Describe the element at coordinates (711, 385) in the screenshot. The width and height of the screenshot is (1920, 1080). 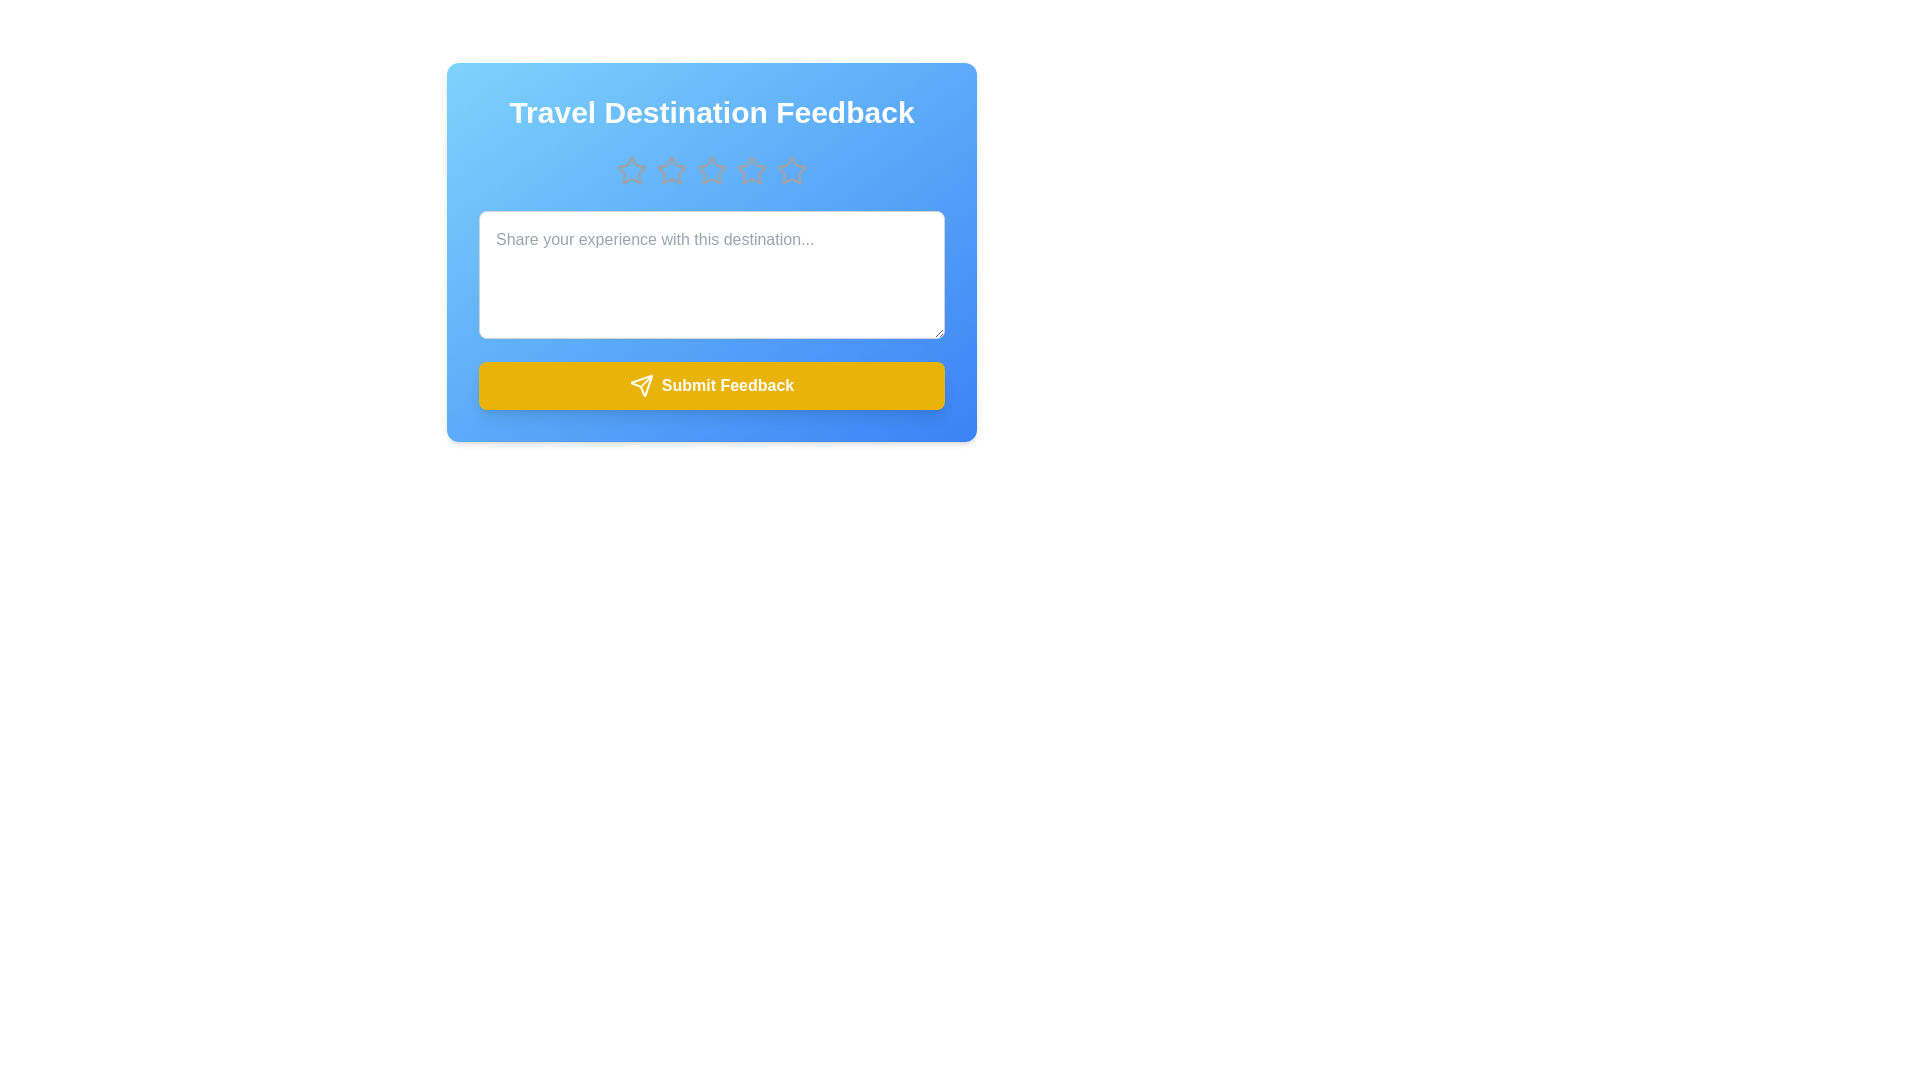
I see `the 'Submit Feedback' button` at that location.